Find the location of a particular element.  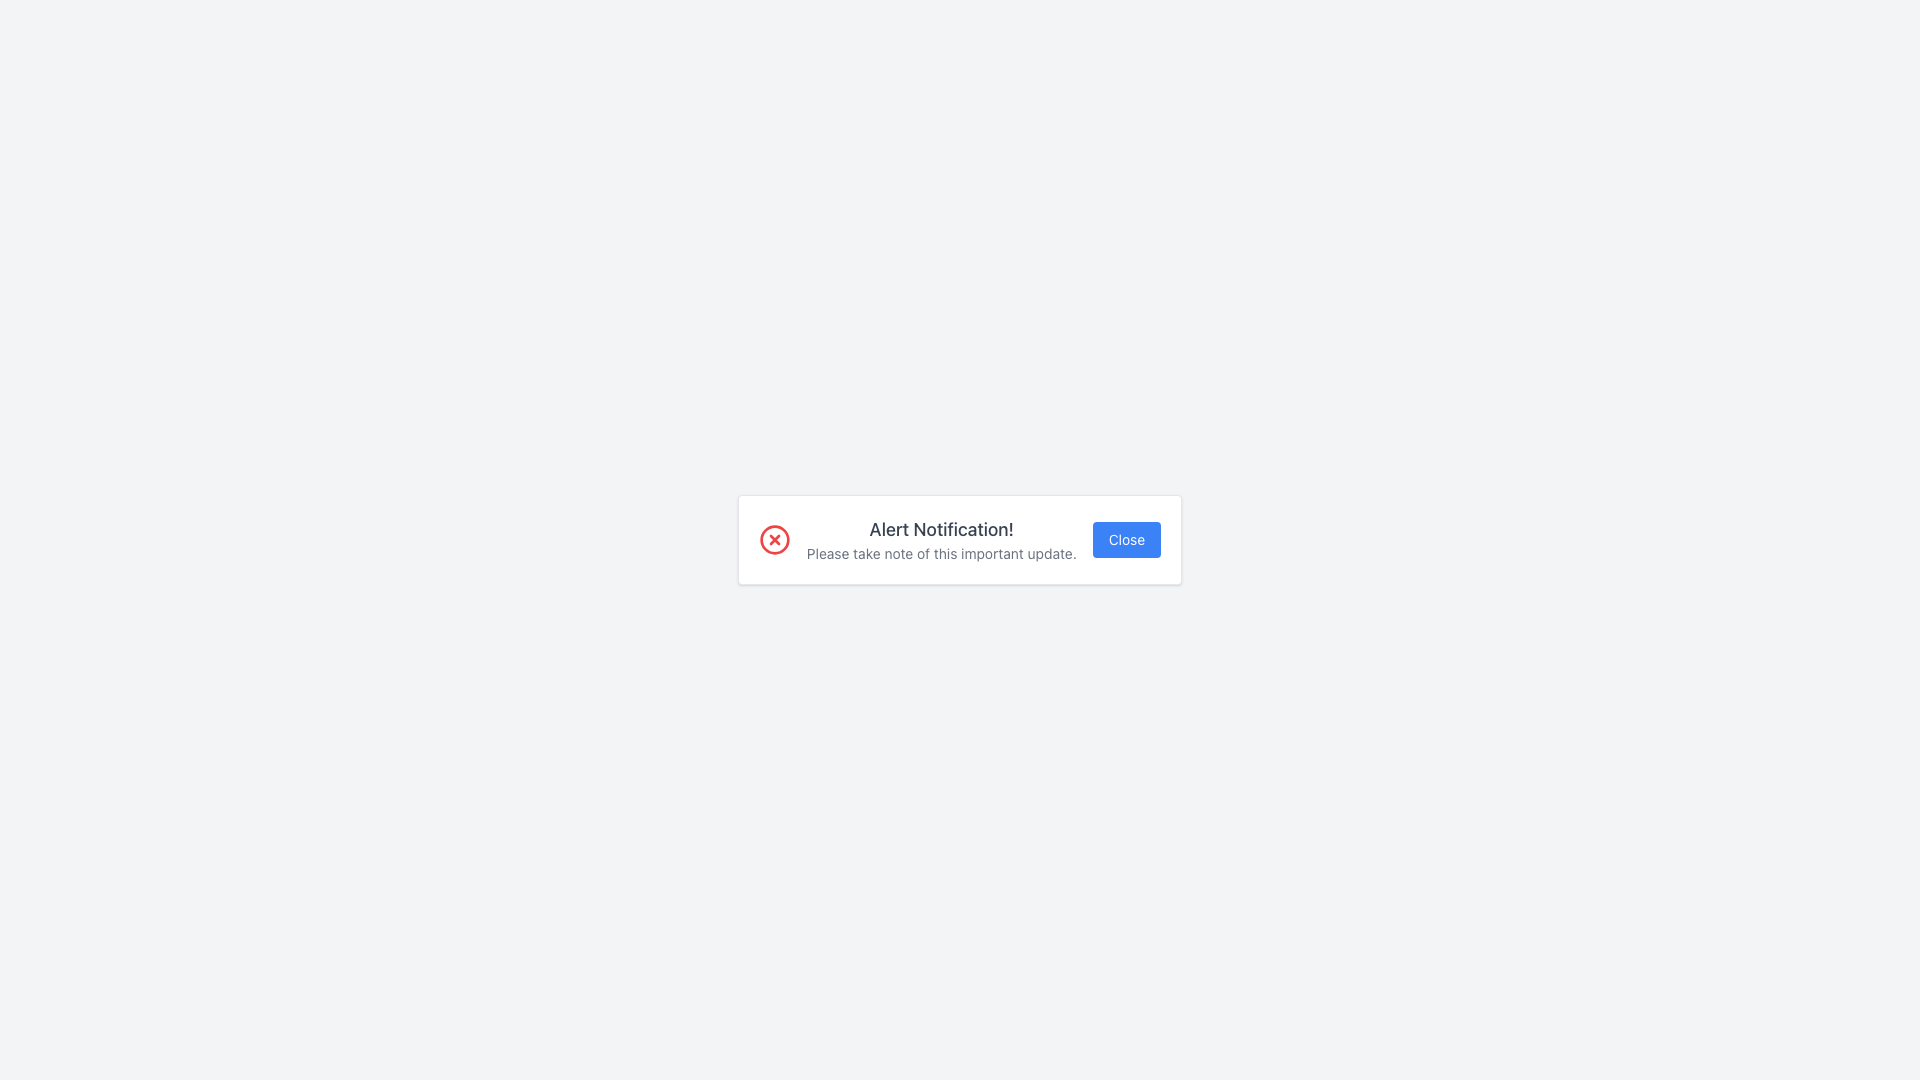

the decorative alert notification icon located on the left side of the alert notification box, adjacent to the text 'Alert Notification!' and 'Please take note of this important update.' is located at coordinates (773, 540).